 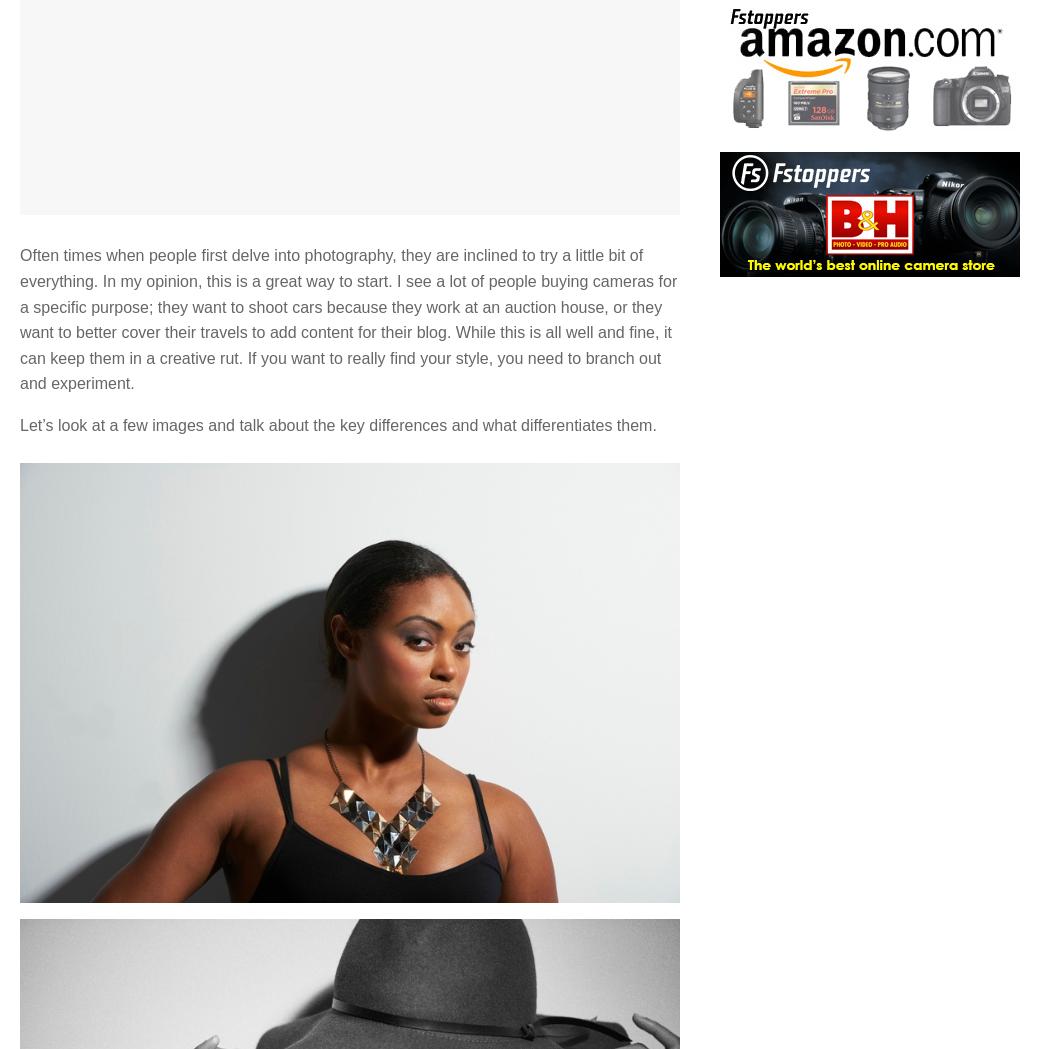 What do you see at coordinates (551, 876) in the screenshot?
I see `'|'` at bounding box center [551, 876].